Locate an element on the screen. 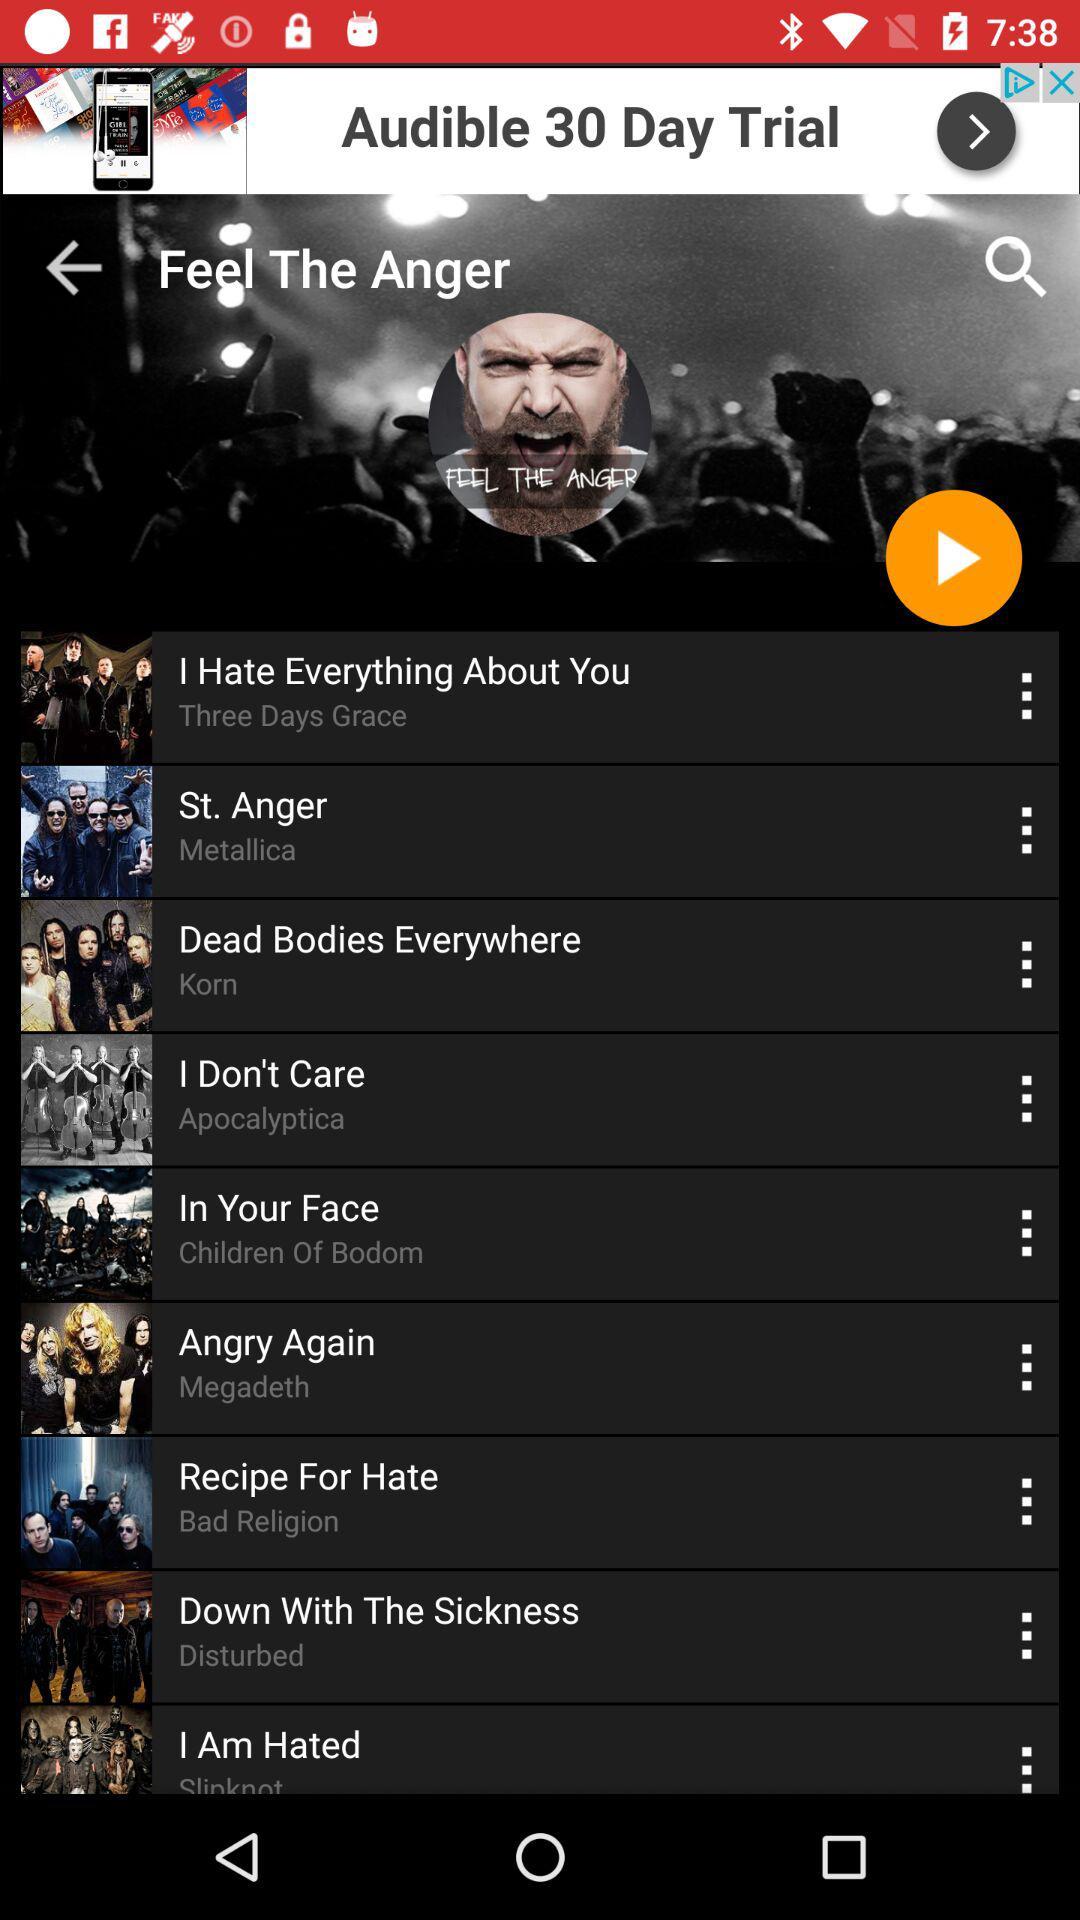  audible trial is located at coordinates (540, 127).